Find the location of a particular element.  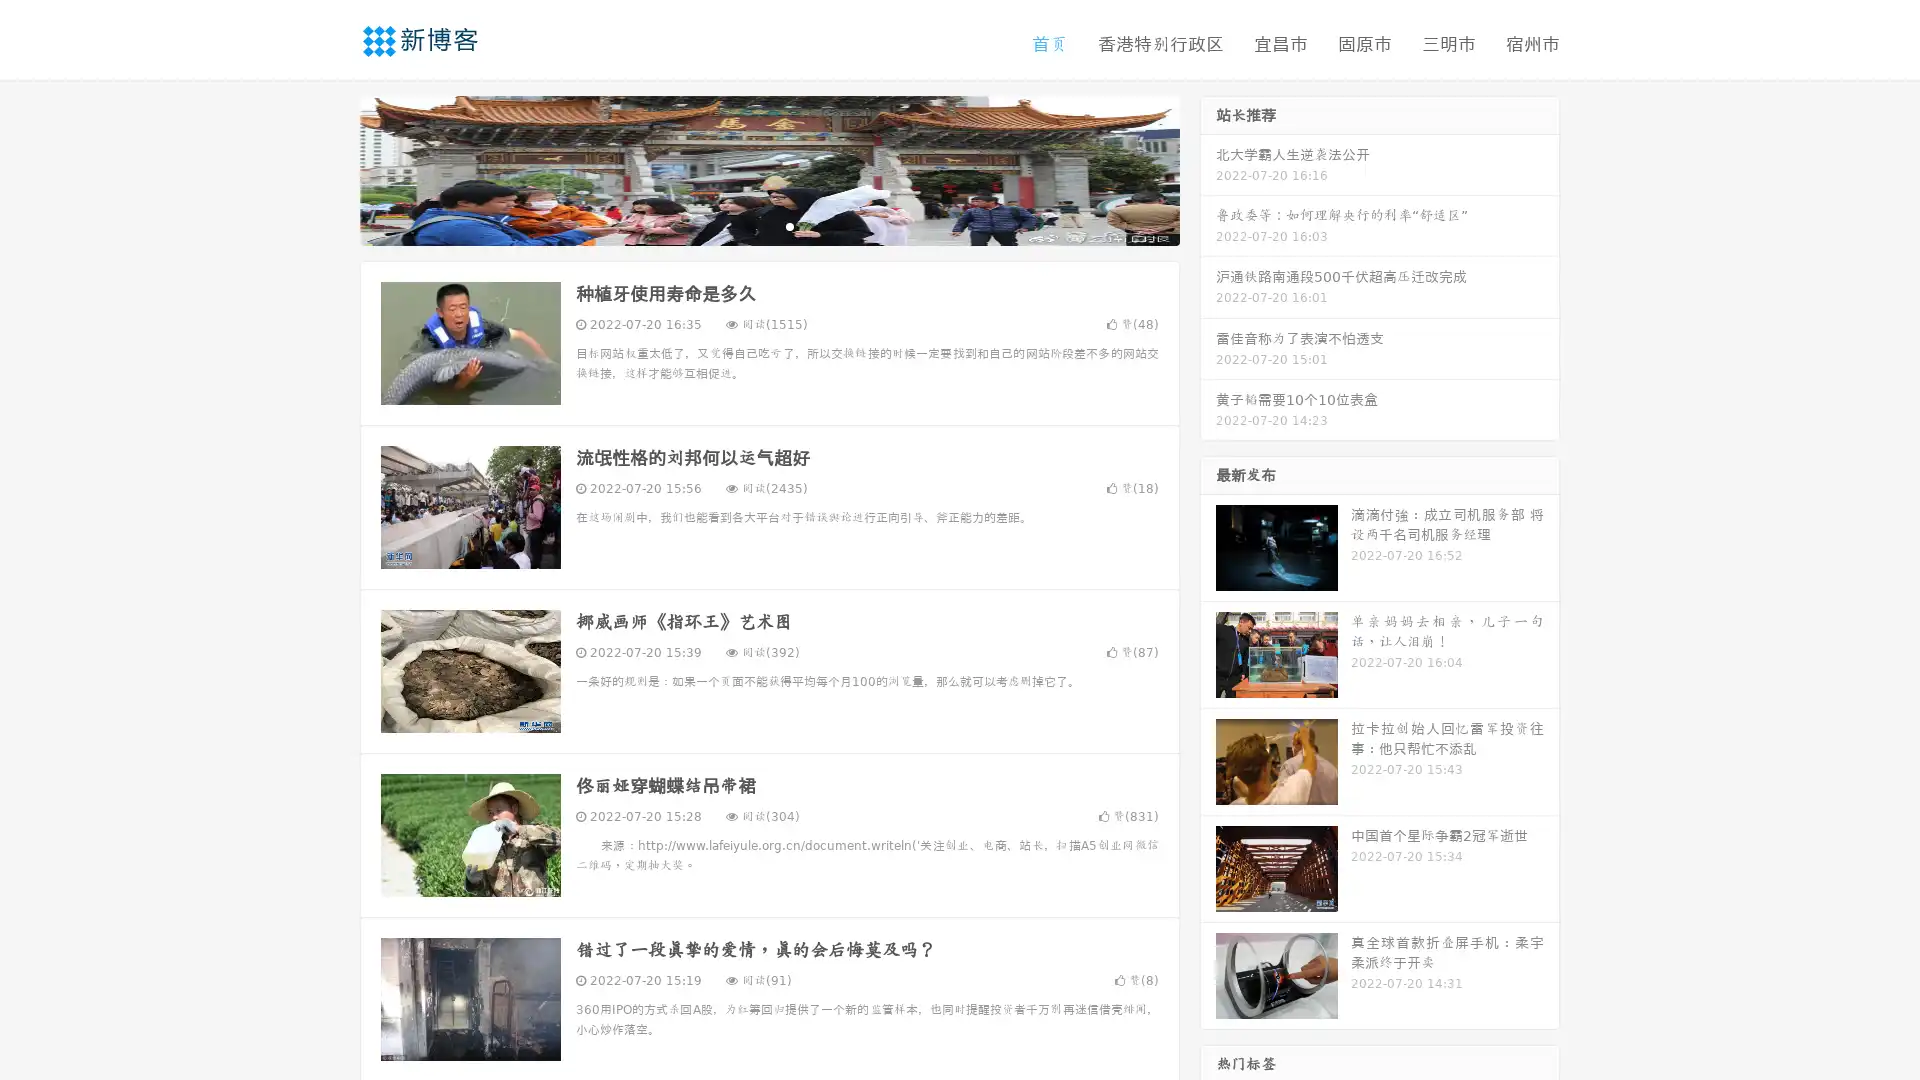

Go to slide 1 is located at coordinates (748, 225).